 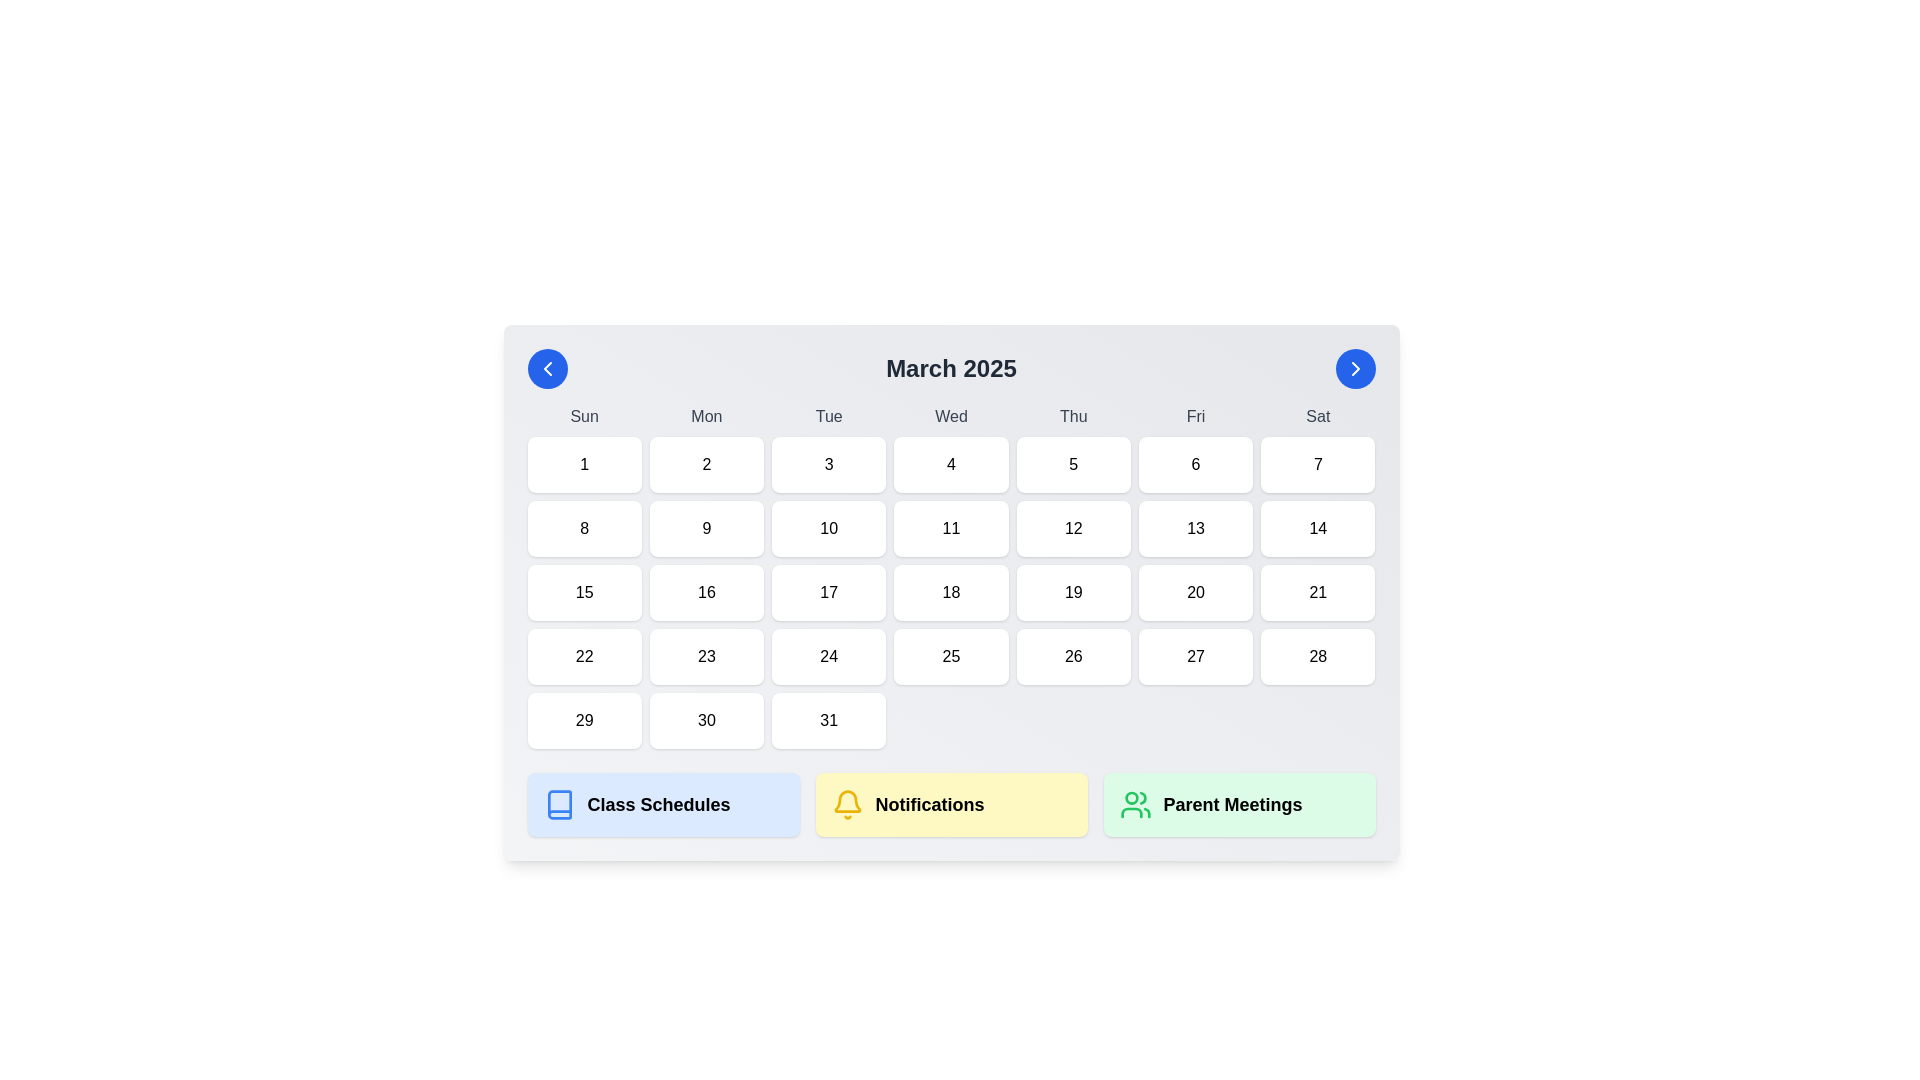 I want to click on the Date tile displaying the number '24' in the calendar grid, located in the fourth row and third column beneath 'Tue', so click(x=829, y=656).